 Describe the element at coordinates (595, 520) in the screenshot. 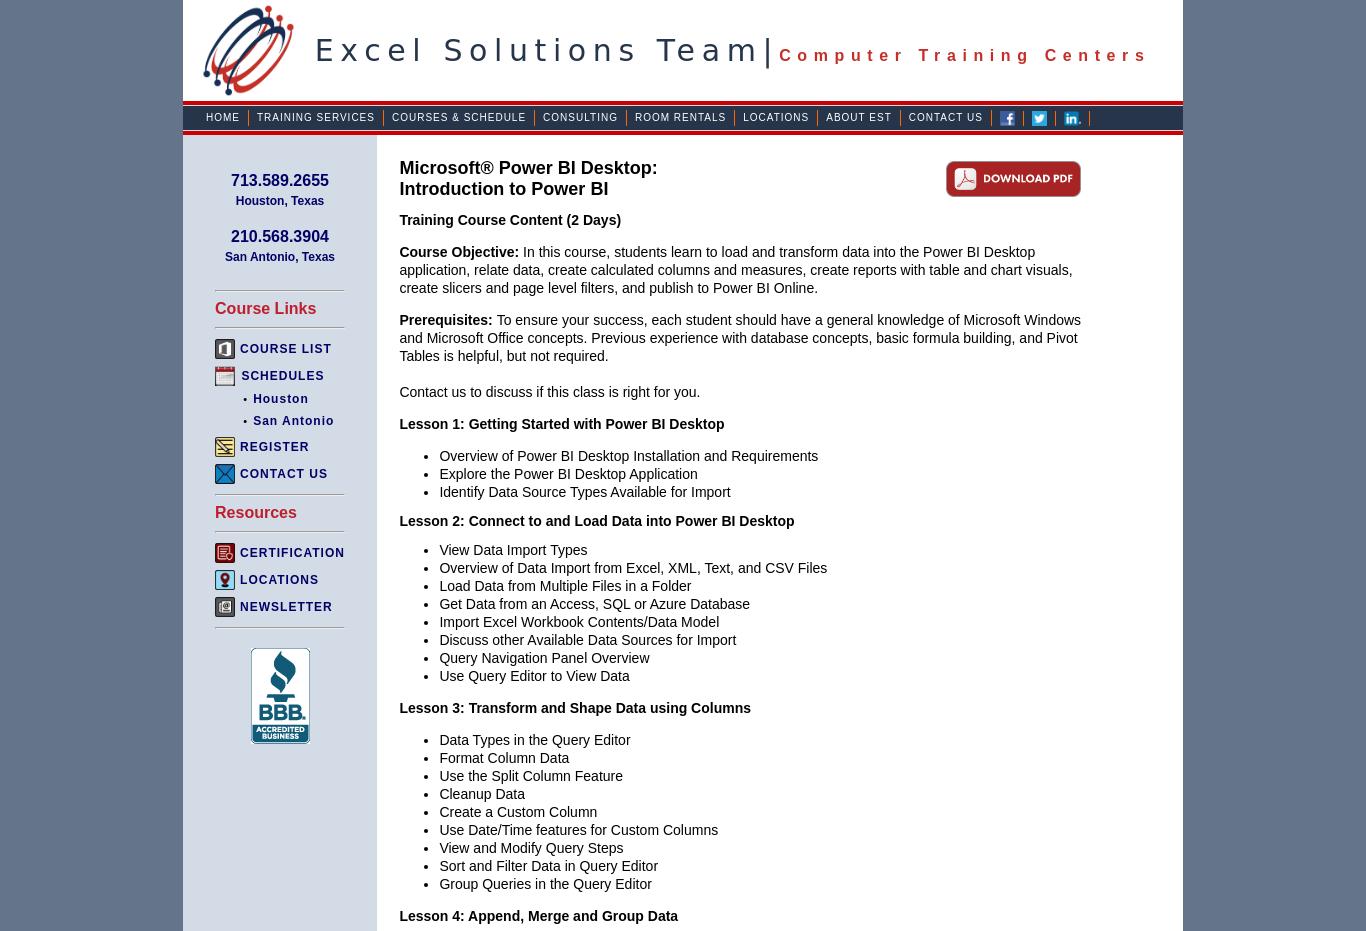

I see `'Lesson  2: Connect to and Load Data into Power BI Desktop'` at that location.